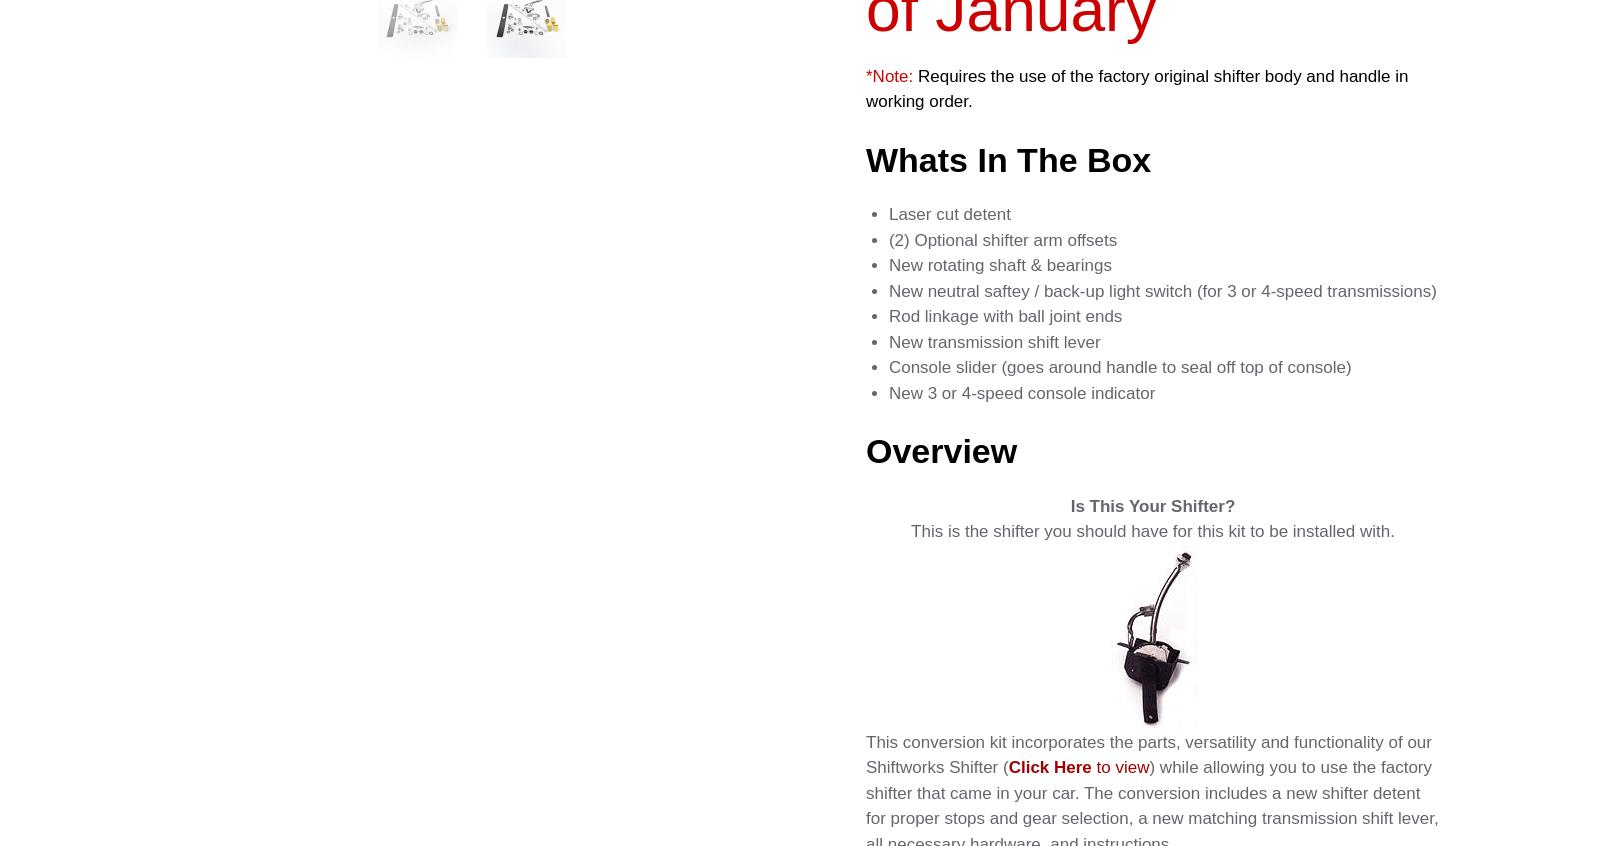 The image size is (1600, 846). What do you see at coordinates (1119, 367) in the screenshot?
I see `'Console slider (goes around handle to seal off top of console)'` at bounding box center [1119, 367].